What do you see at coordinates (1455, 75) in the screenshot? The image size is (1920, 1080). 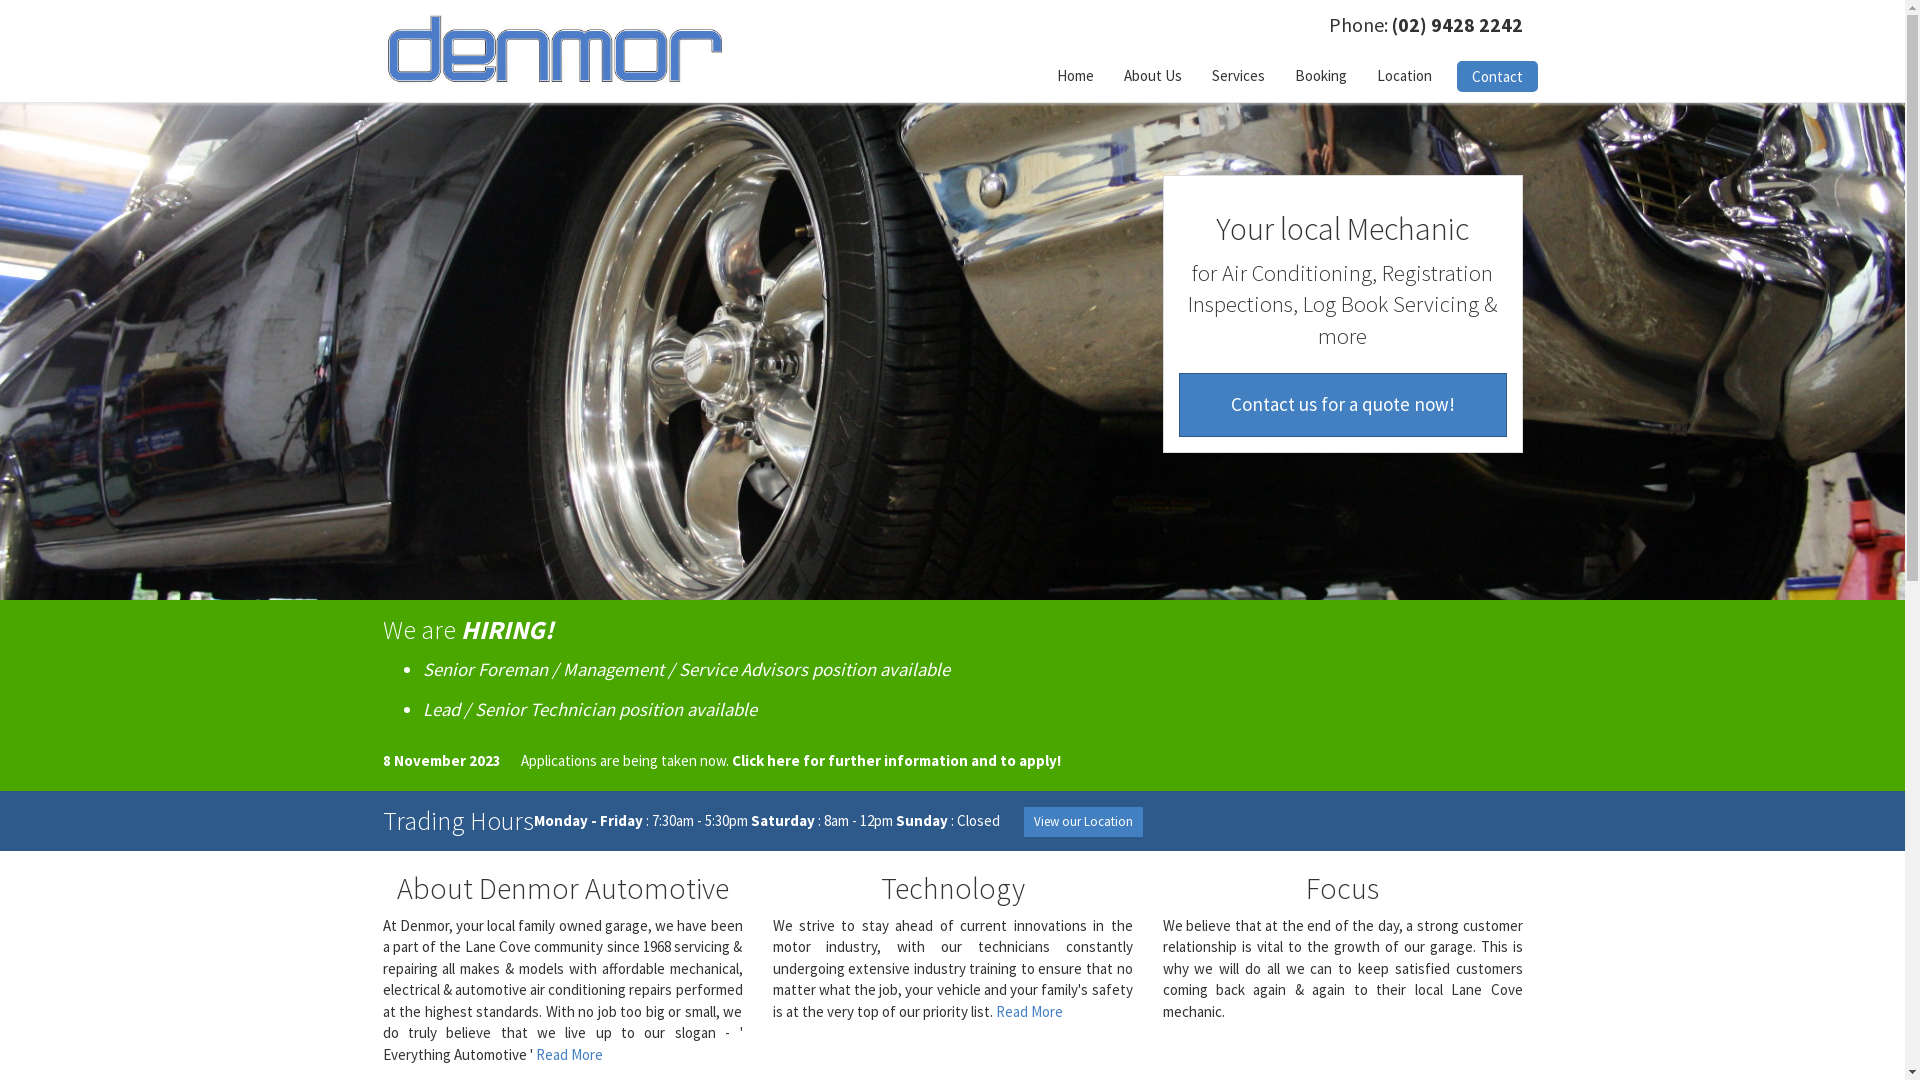 I see `'Contact'` at bounding box center [1455, 75].